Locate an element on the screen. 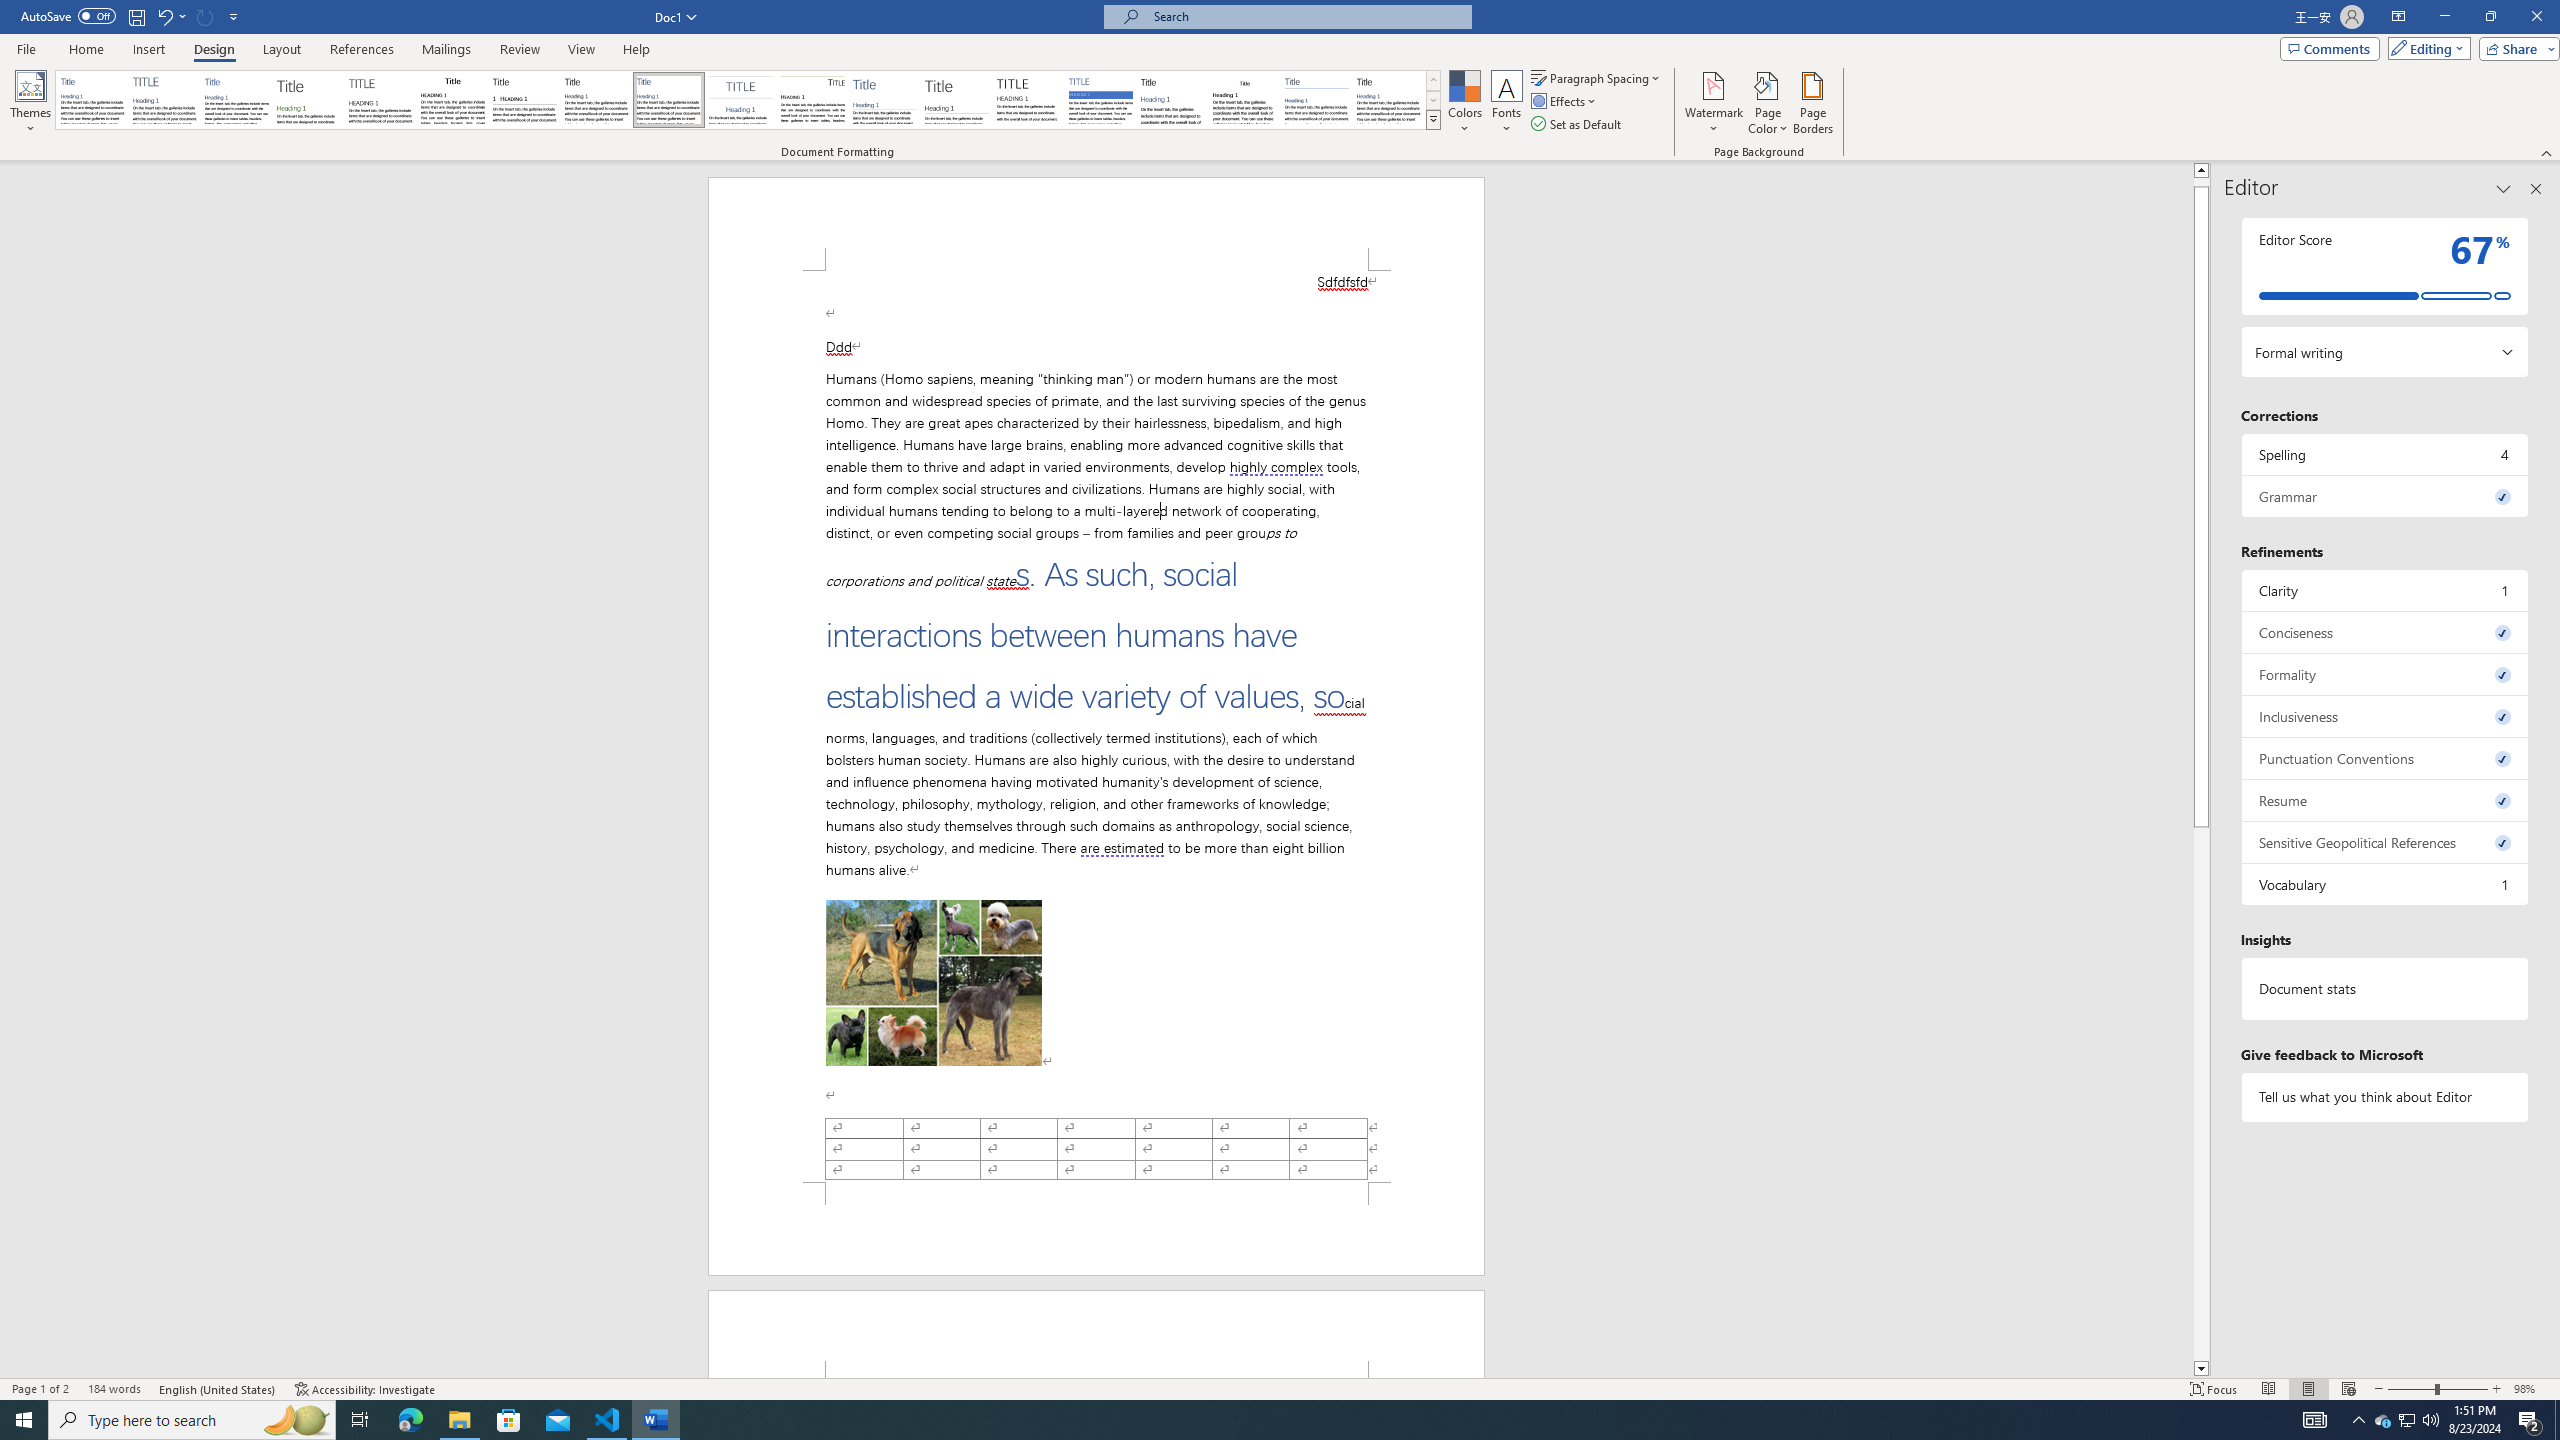 Image resolution: width=2560 pixels, height=1440 pixels. 'Word 2010' is located at coordinates (1316, 99).